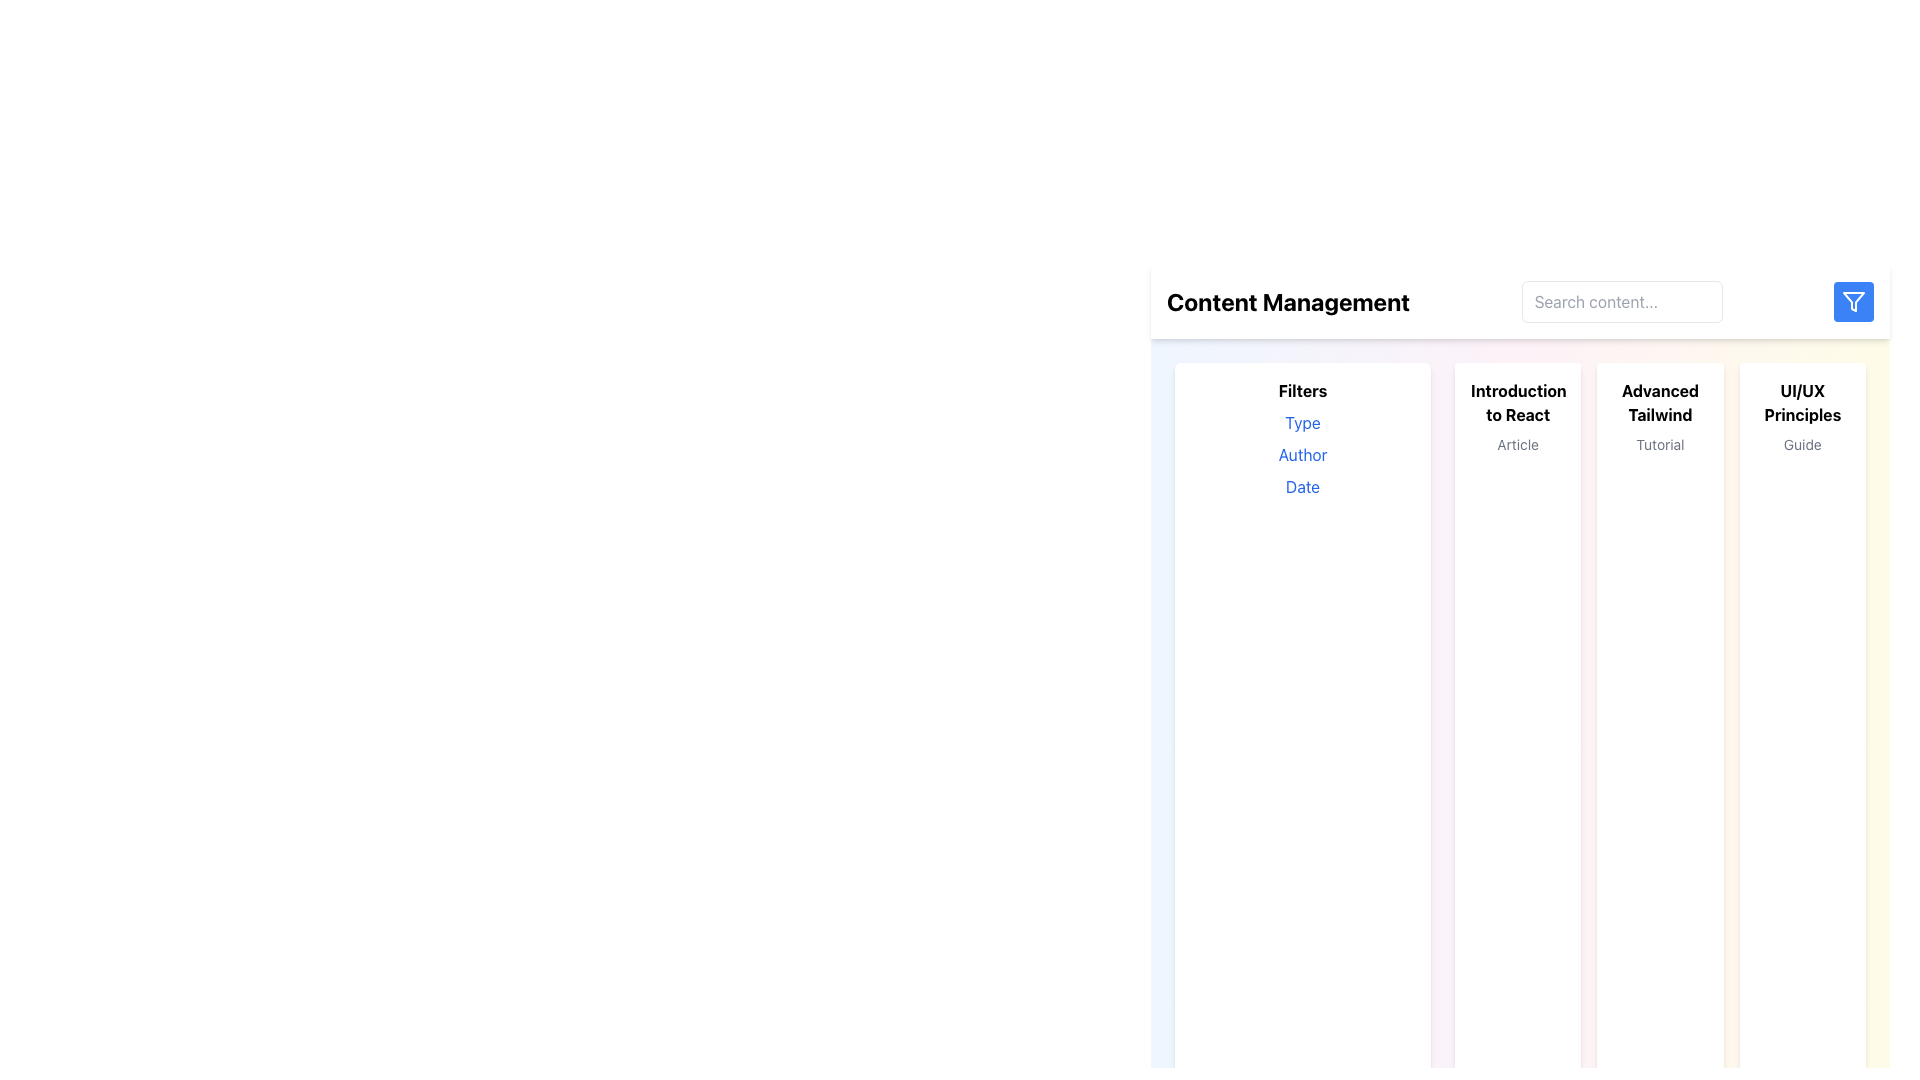 The width and height of the screenshot is (1920, 1080). I want to click on text 'Article' from the small gray text label located beneath the bolded title 'Introduction to React', so click(1518, 443).